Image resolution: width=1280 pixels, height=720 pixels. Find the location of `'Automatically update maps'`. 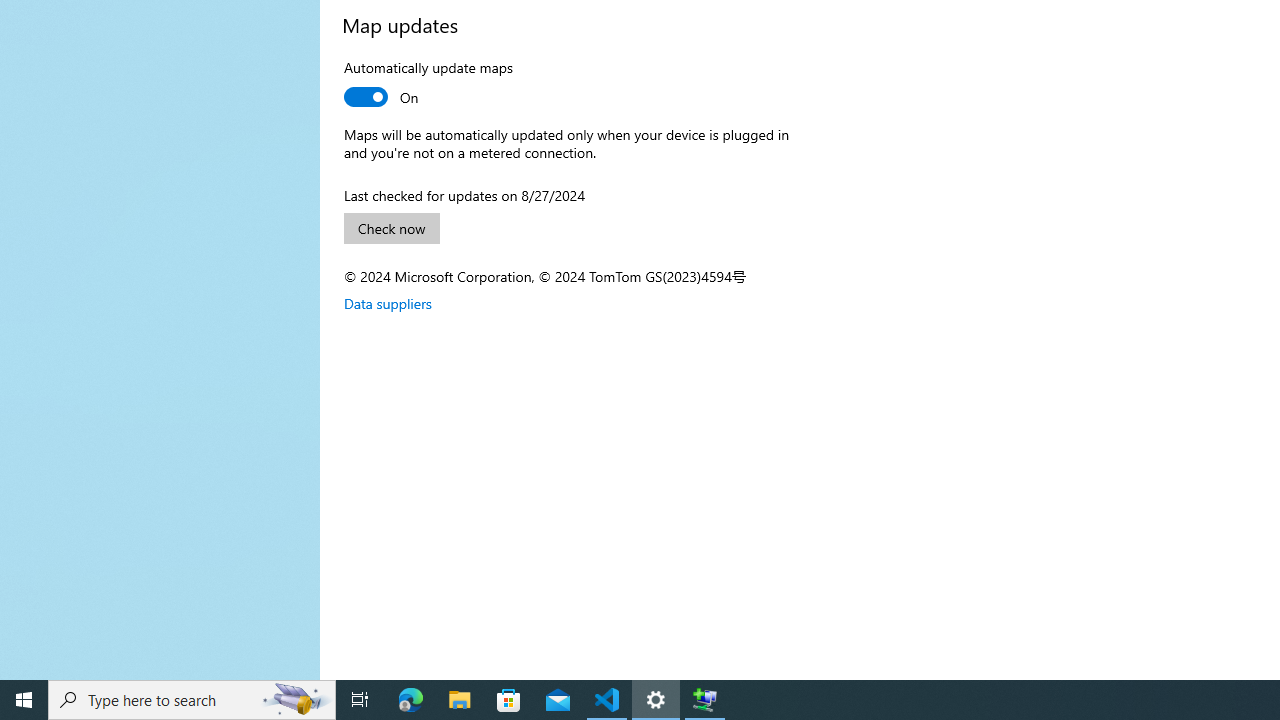

'Automatically update maps' is located at coordinates (427, 84).